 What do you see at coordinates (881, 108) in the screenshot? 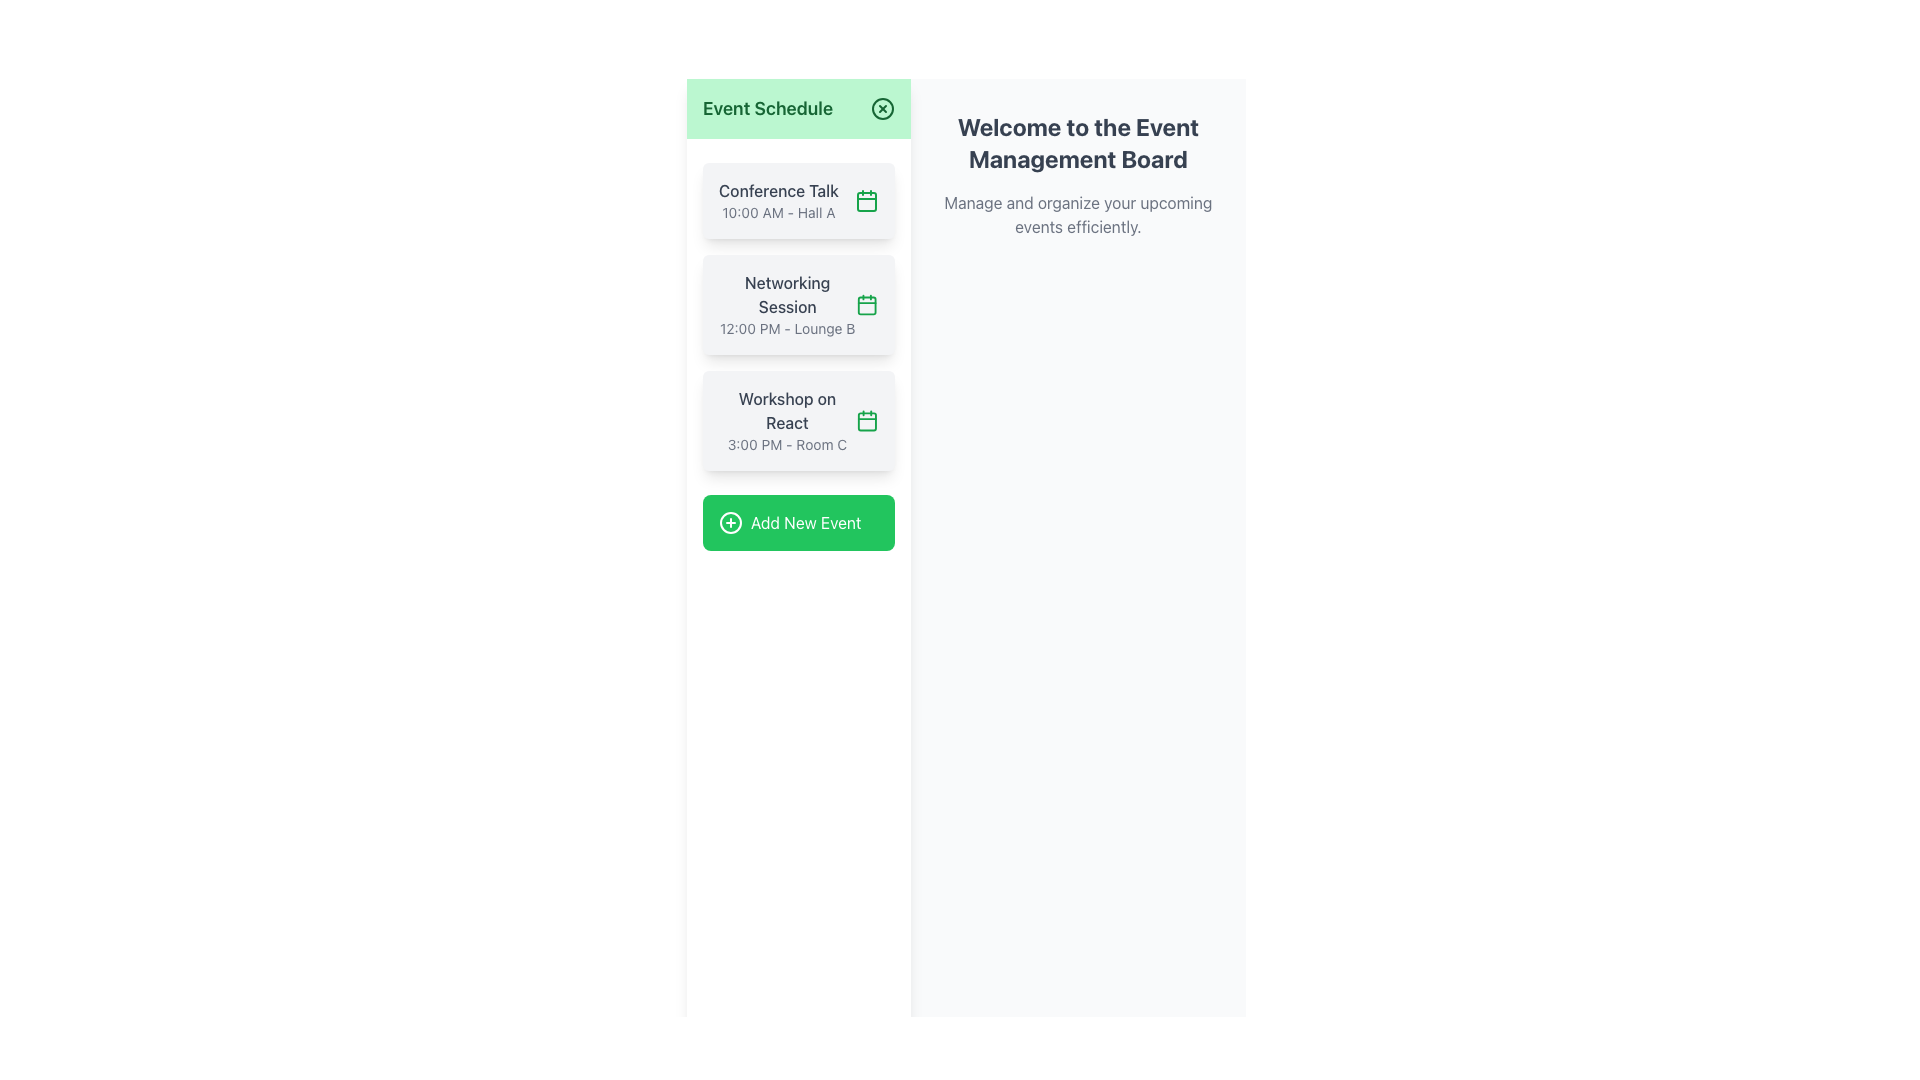
I see `the close symbol in the green header, located to the right of 'Event Schedule' in the sidebar` at bounding box center [881, 108].